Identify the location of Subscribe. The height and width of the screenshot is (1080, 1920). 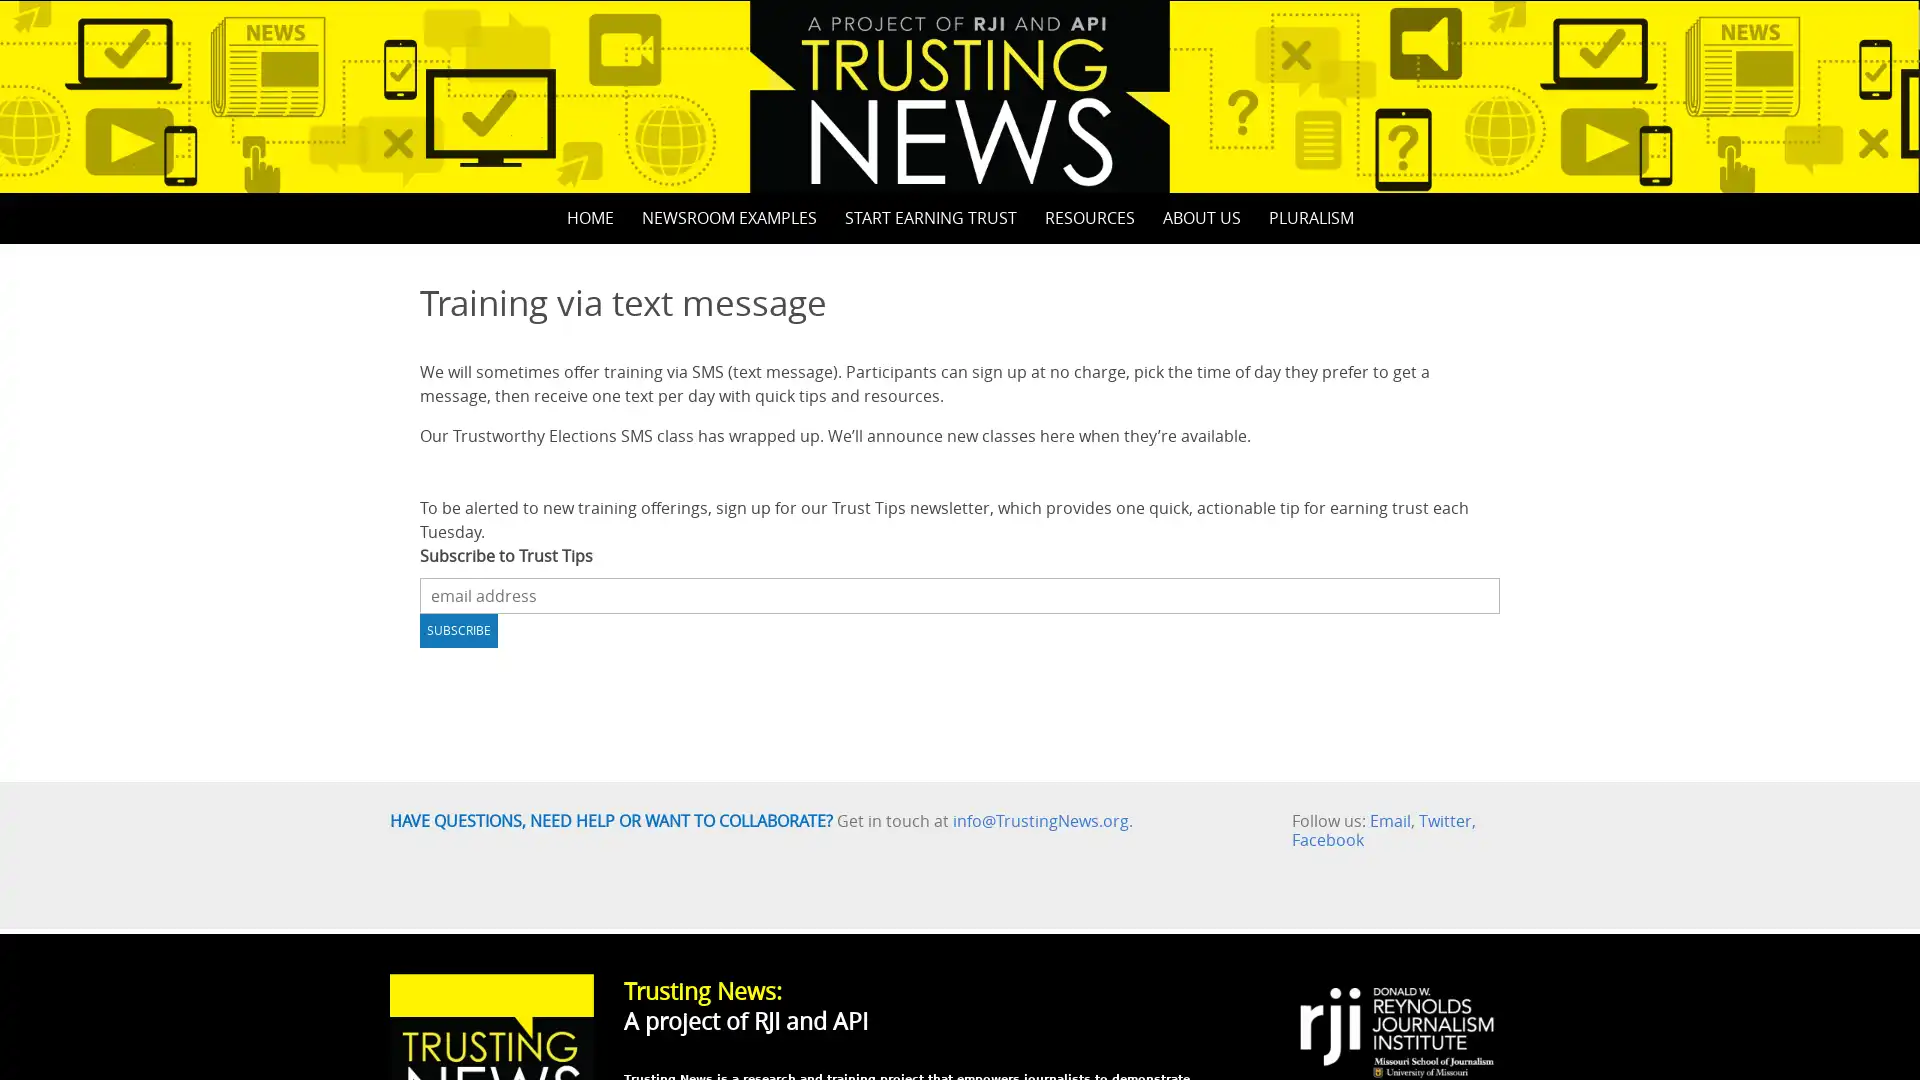
(458, 628).